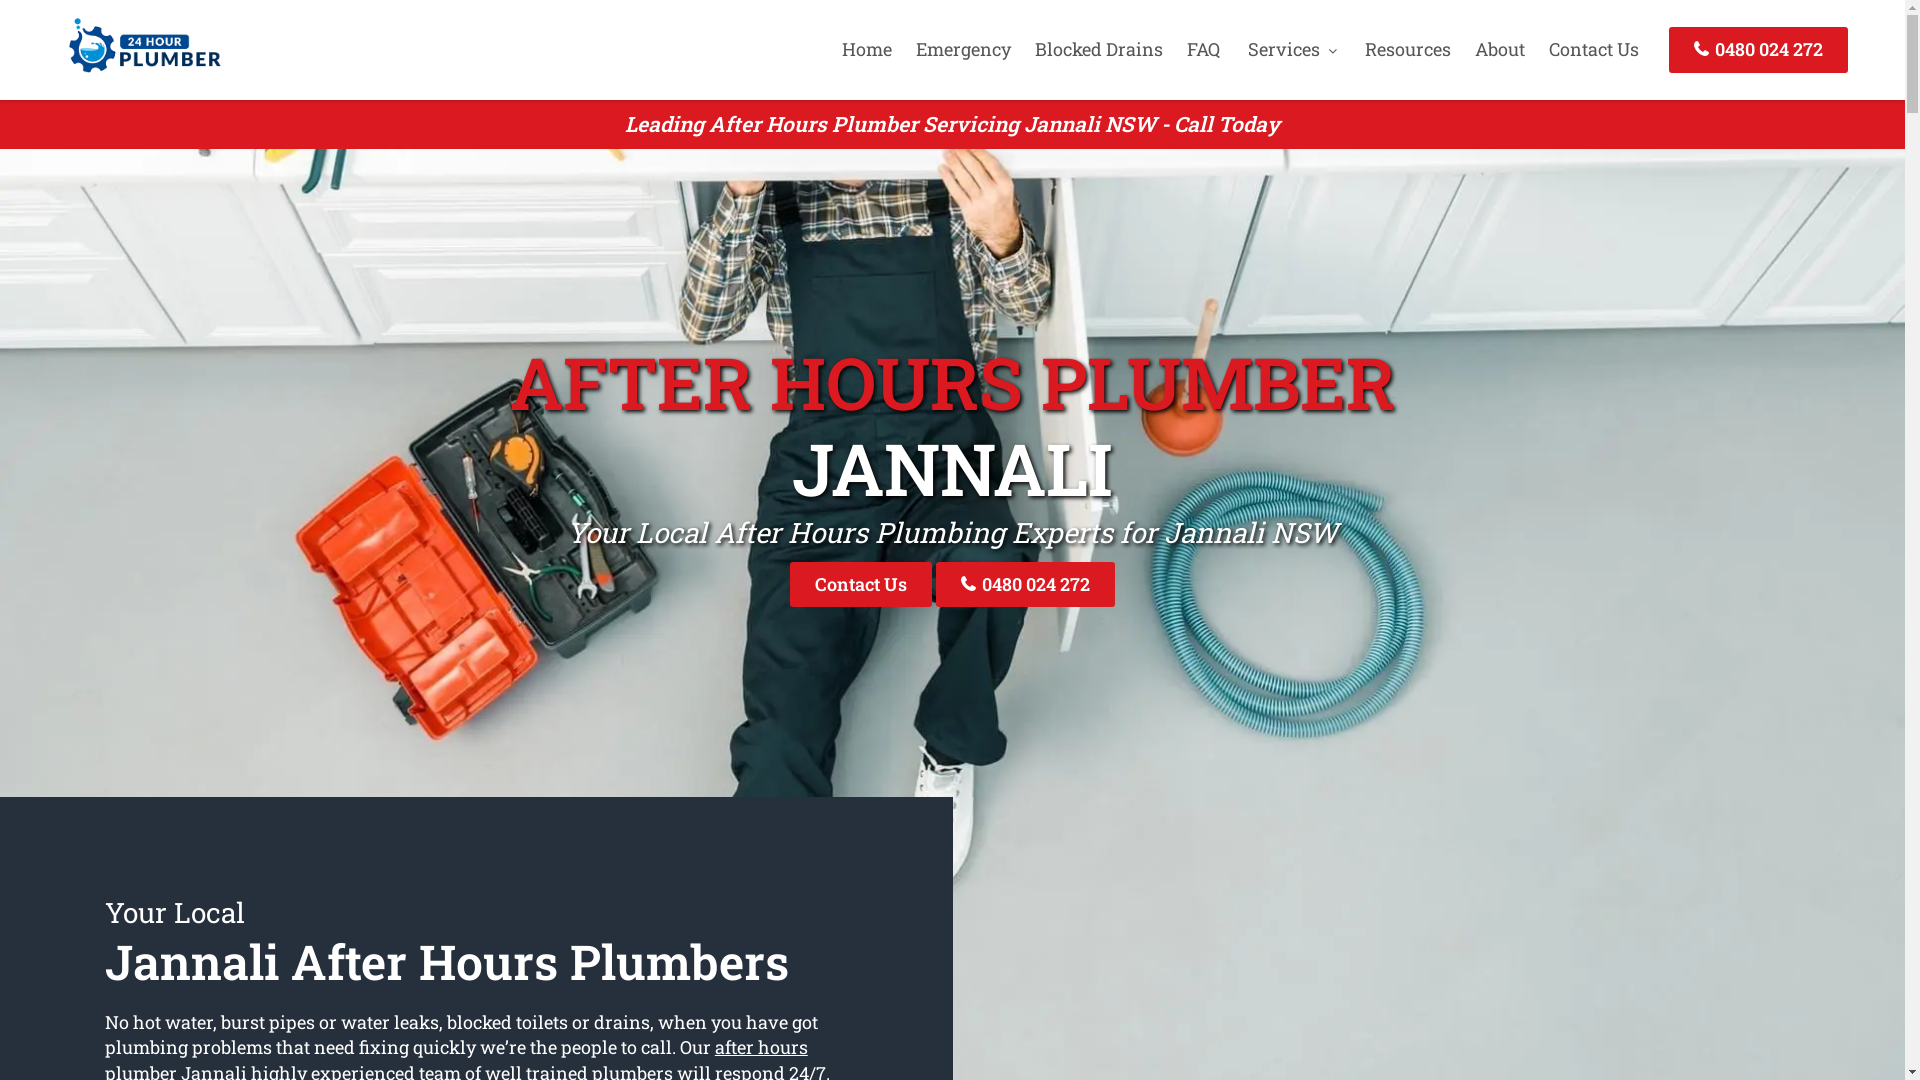 The height and width of the screenshot is (1080, 1920). I want to click on 'Emergency', so click(963, 48).